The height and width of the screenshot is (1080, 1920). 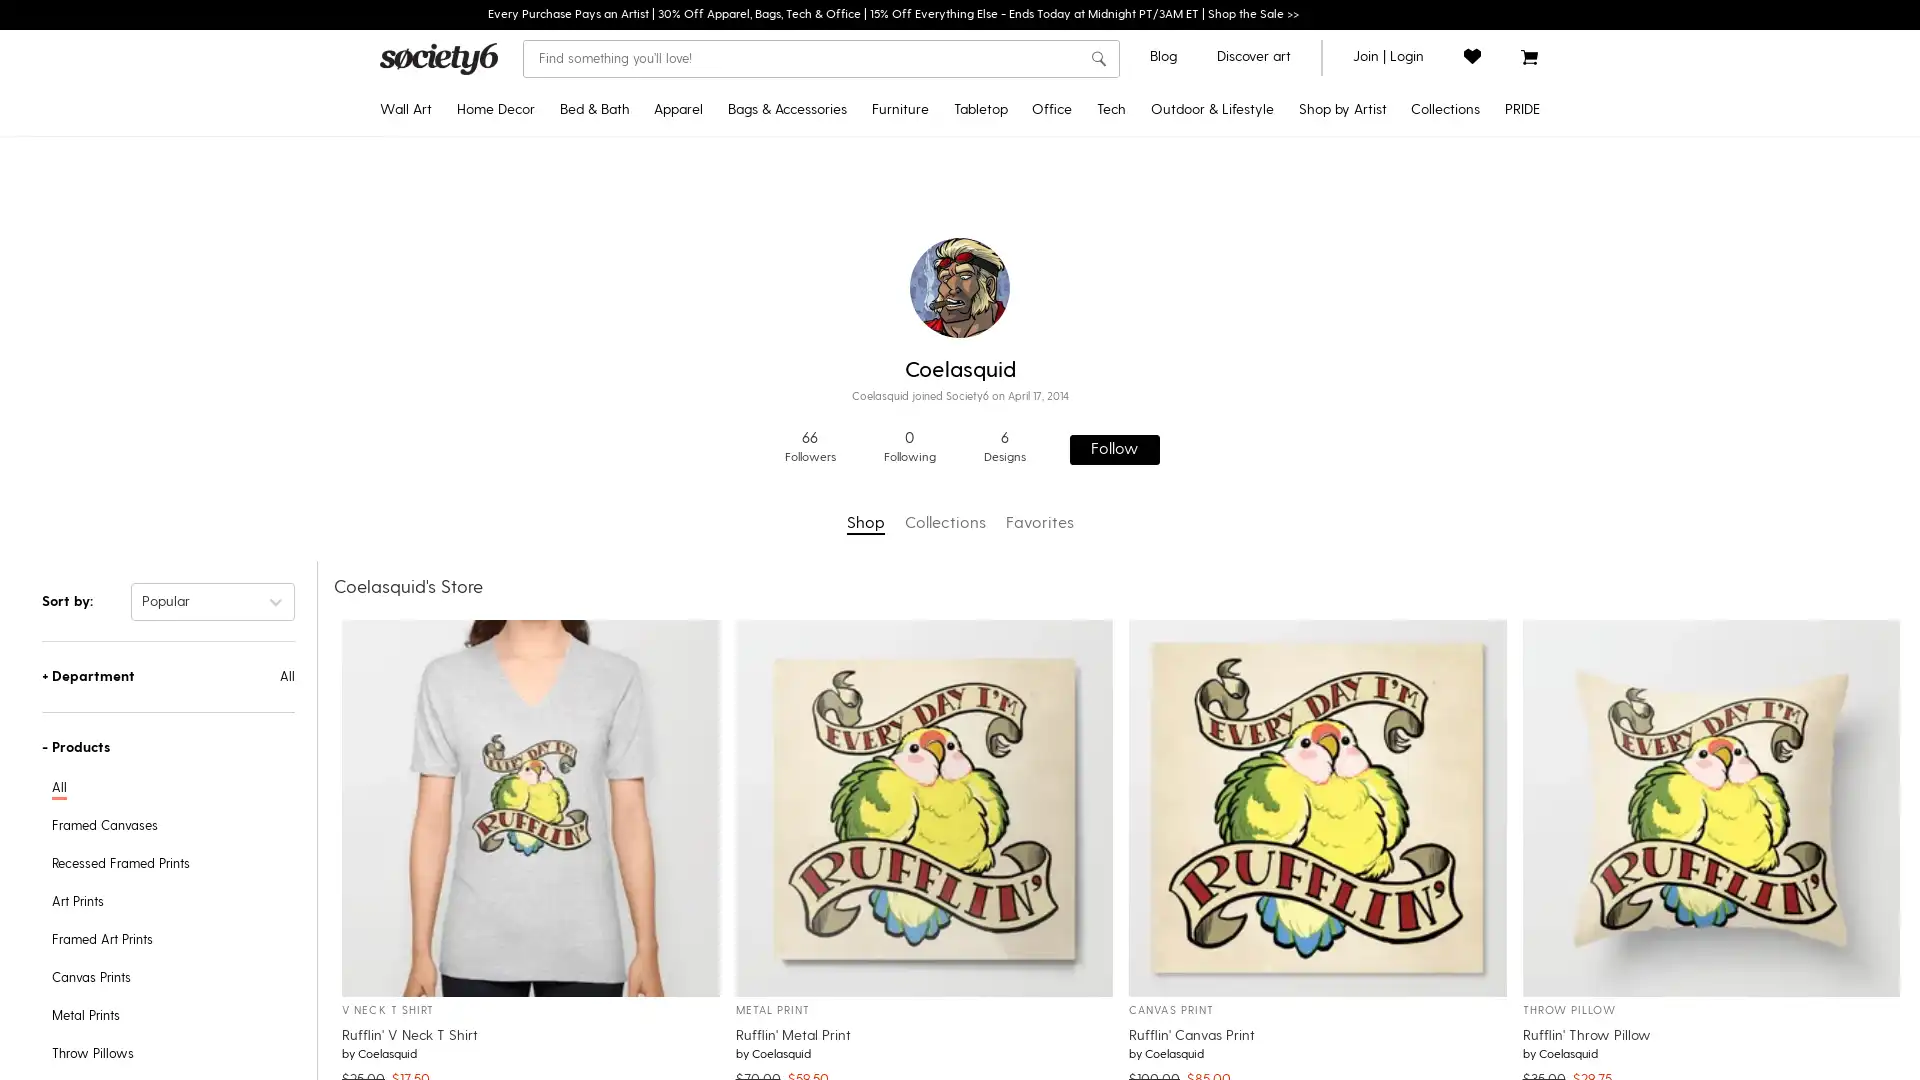 What do you see at coordinates (637, 224) in the screenshot?
I see `Pillow Shams` at bounding box center [637, 224].